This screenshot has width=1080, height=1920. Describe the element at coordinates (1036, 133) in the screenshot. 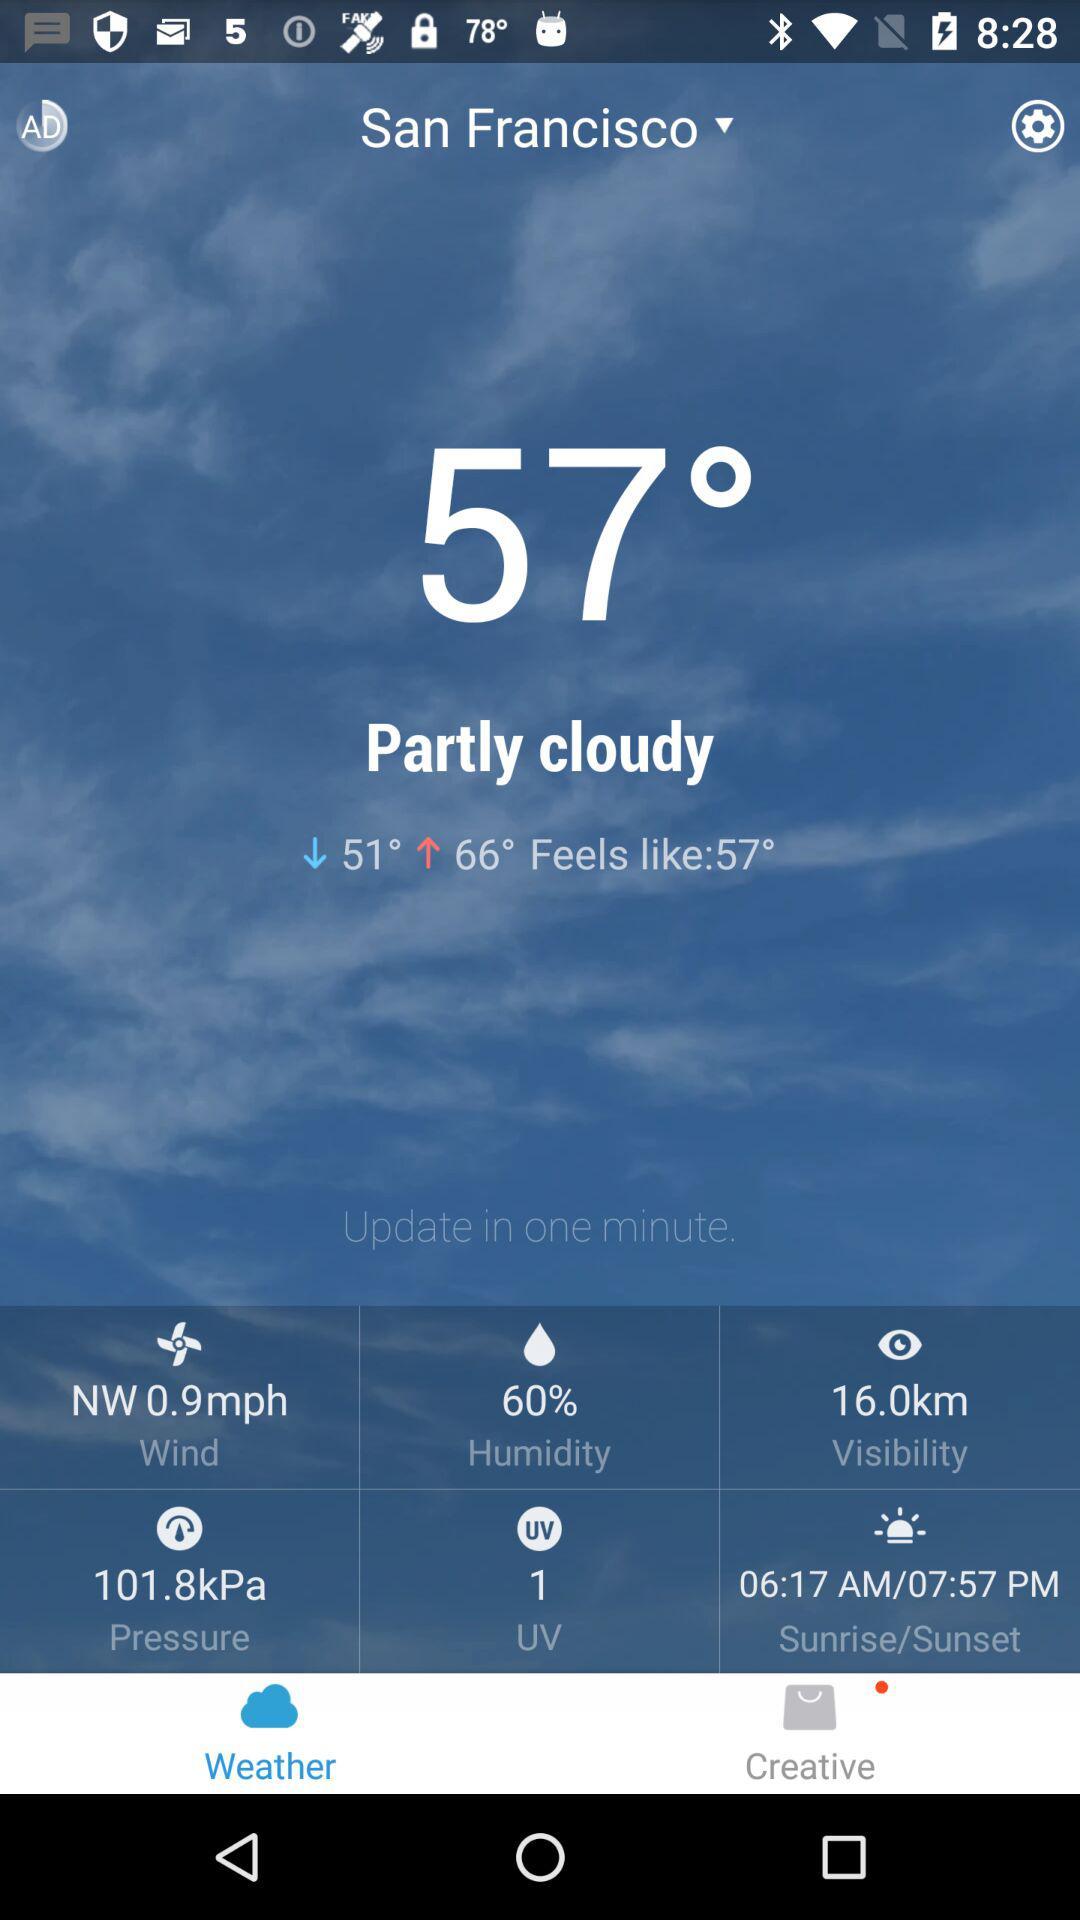

I see `the settings icon` at that location.